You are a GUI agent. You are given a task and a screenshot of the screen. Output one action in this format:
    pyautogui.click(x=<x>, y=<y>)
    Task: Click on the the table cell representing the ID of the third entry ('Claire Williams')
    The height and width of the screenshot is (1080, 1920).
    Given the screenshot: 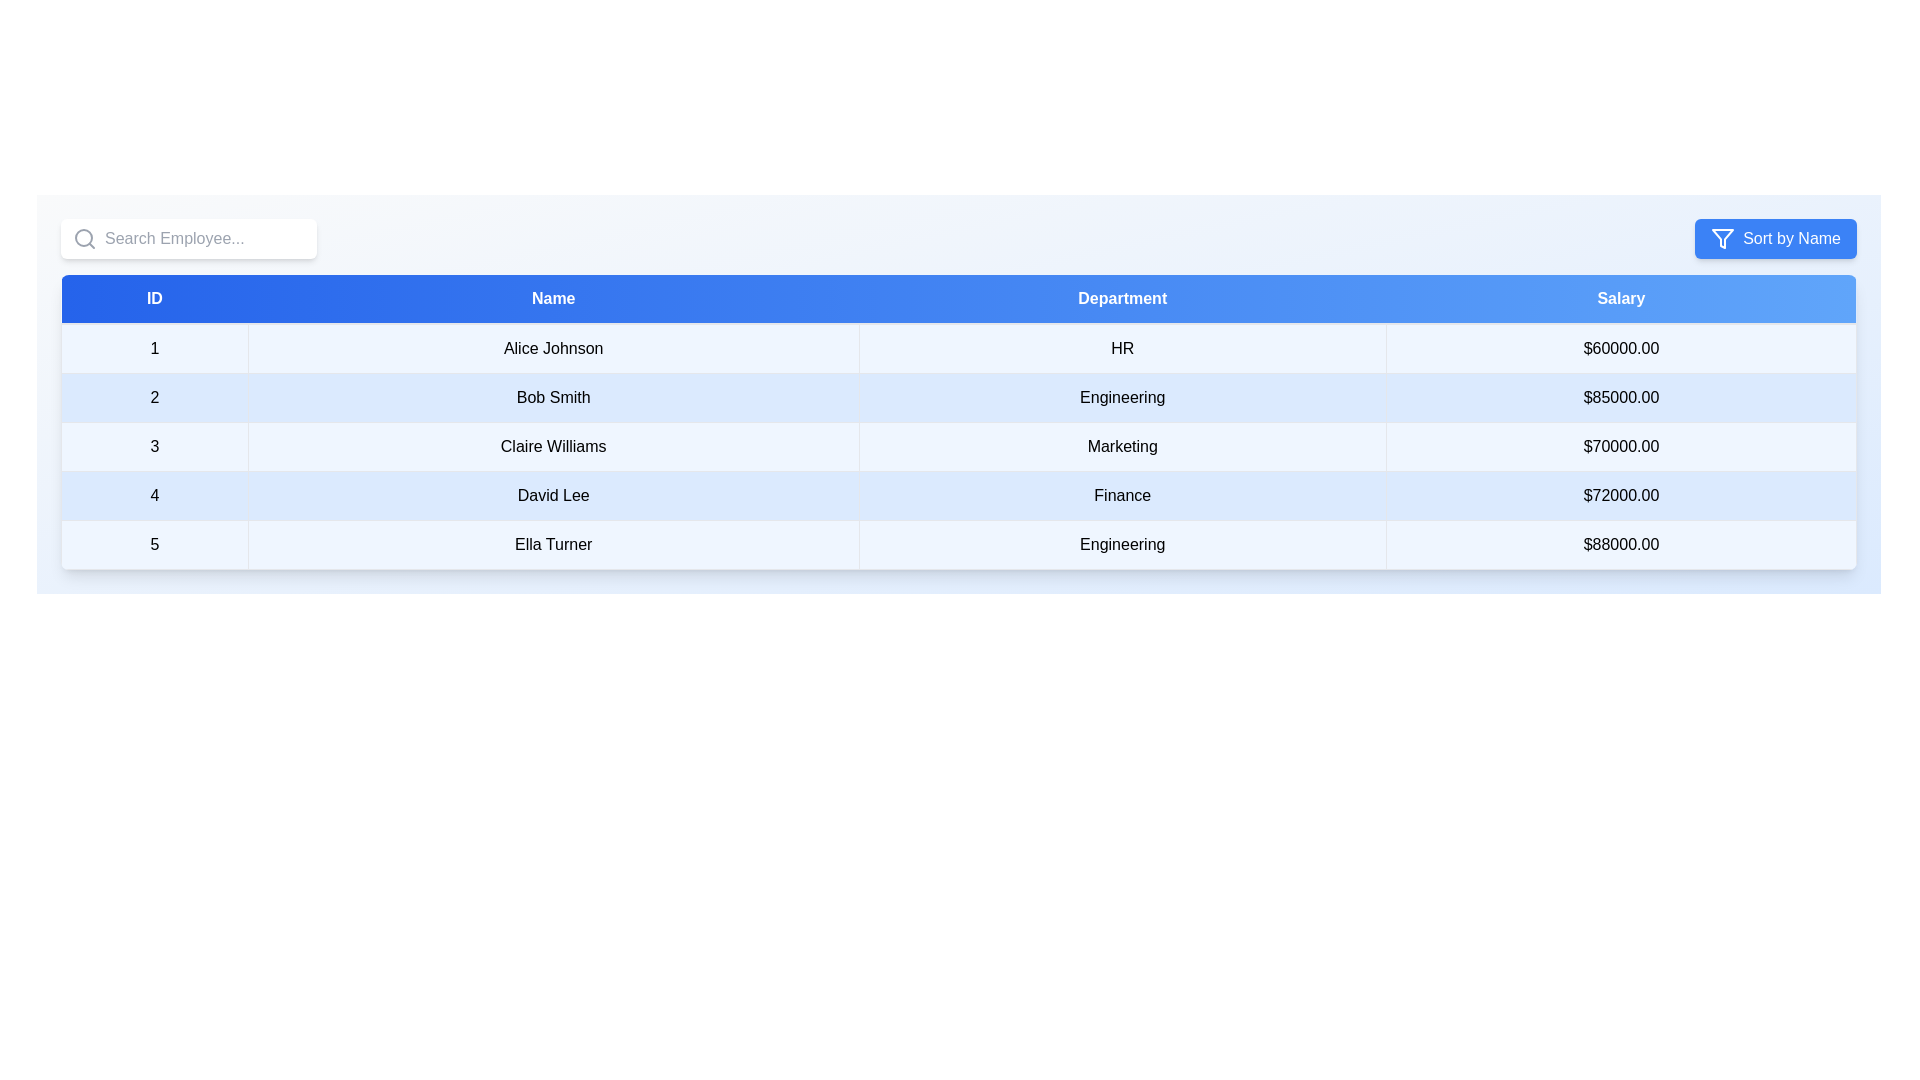 What is the action you would take?
    pyautogui.click(x=153, y=446)
    